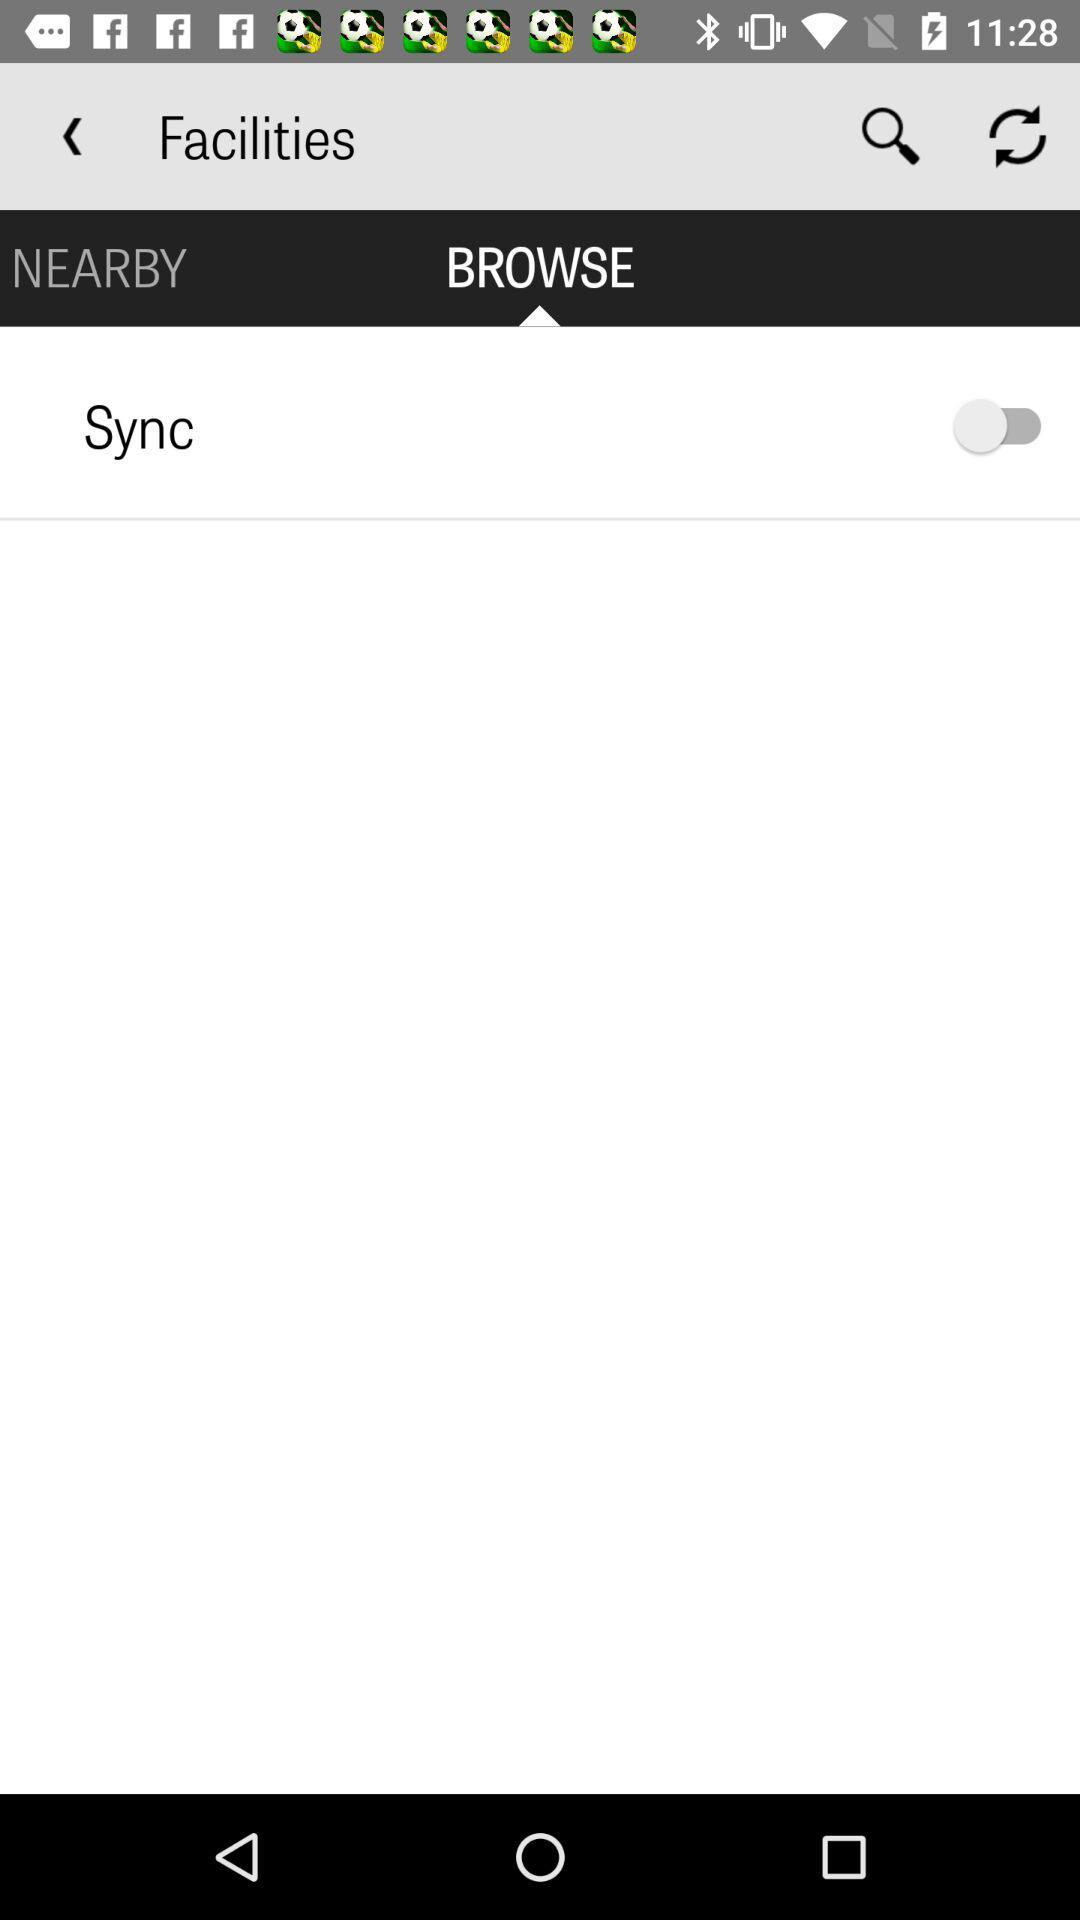 This screenshot has height=1920, width=1080. I want to click on app next to the facilities app, so click(72, 135).